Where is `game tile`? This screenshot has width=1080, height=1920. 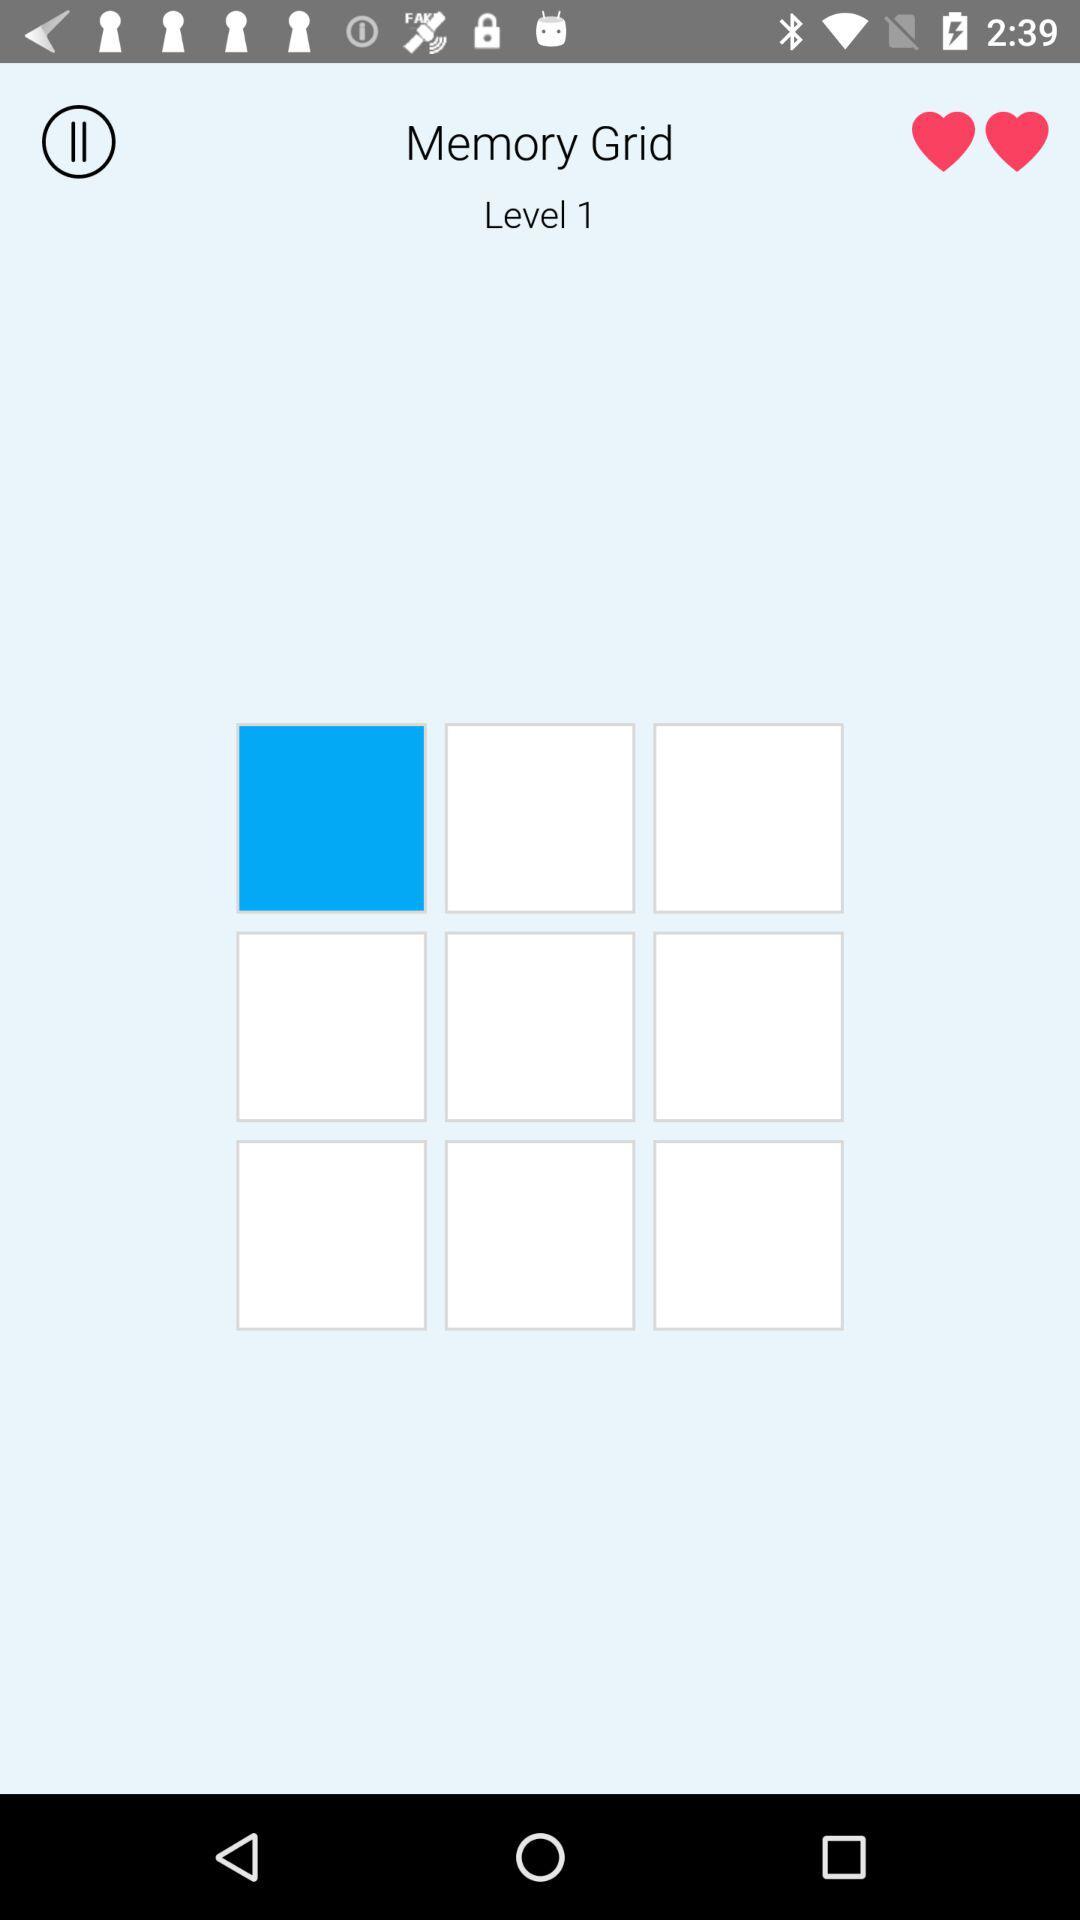 game tile is located at coordinates (748, 818).